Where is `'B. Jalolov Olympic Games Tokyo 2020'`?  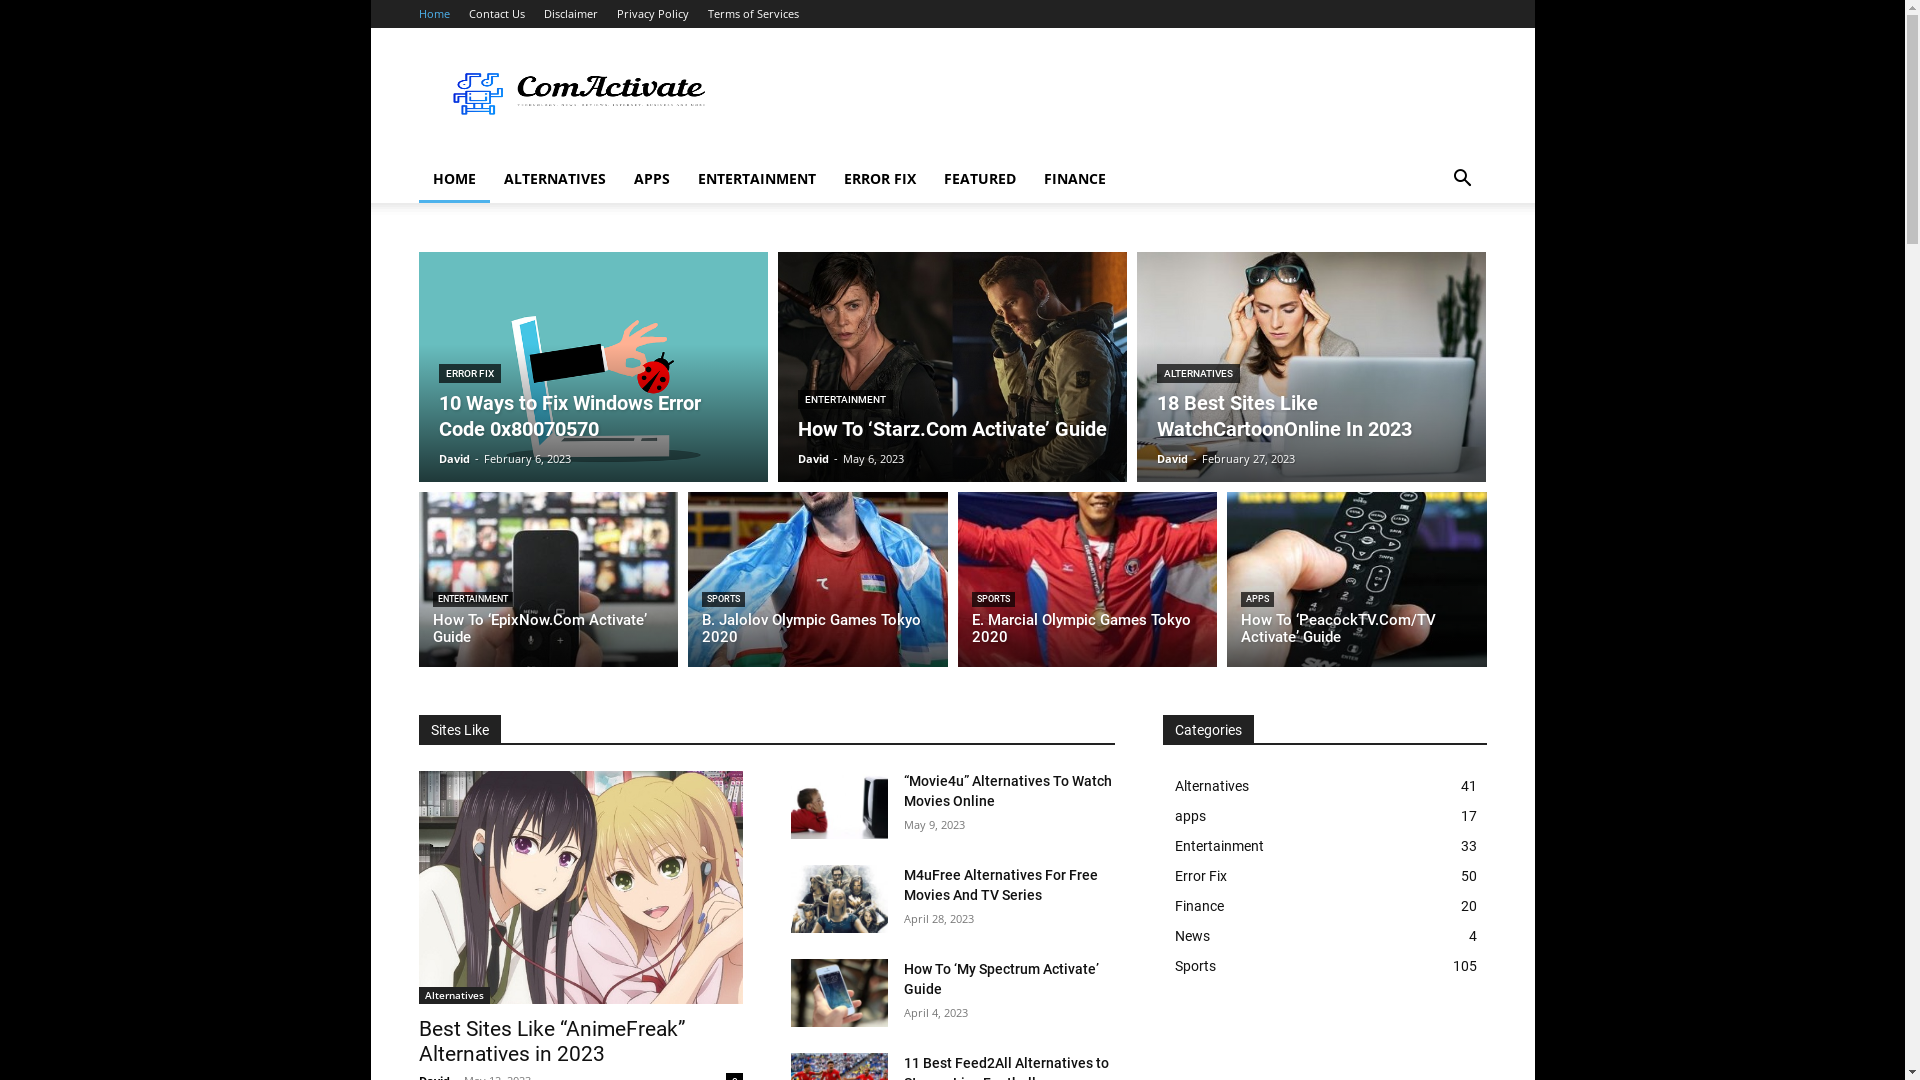 'B. Jalolov Olympic Games Tokyo 2020' is located at coordinates (811, 627).